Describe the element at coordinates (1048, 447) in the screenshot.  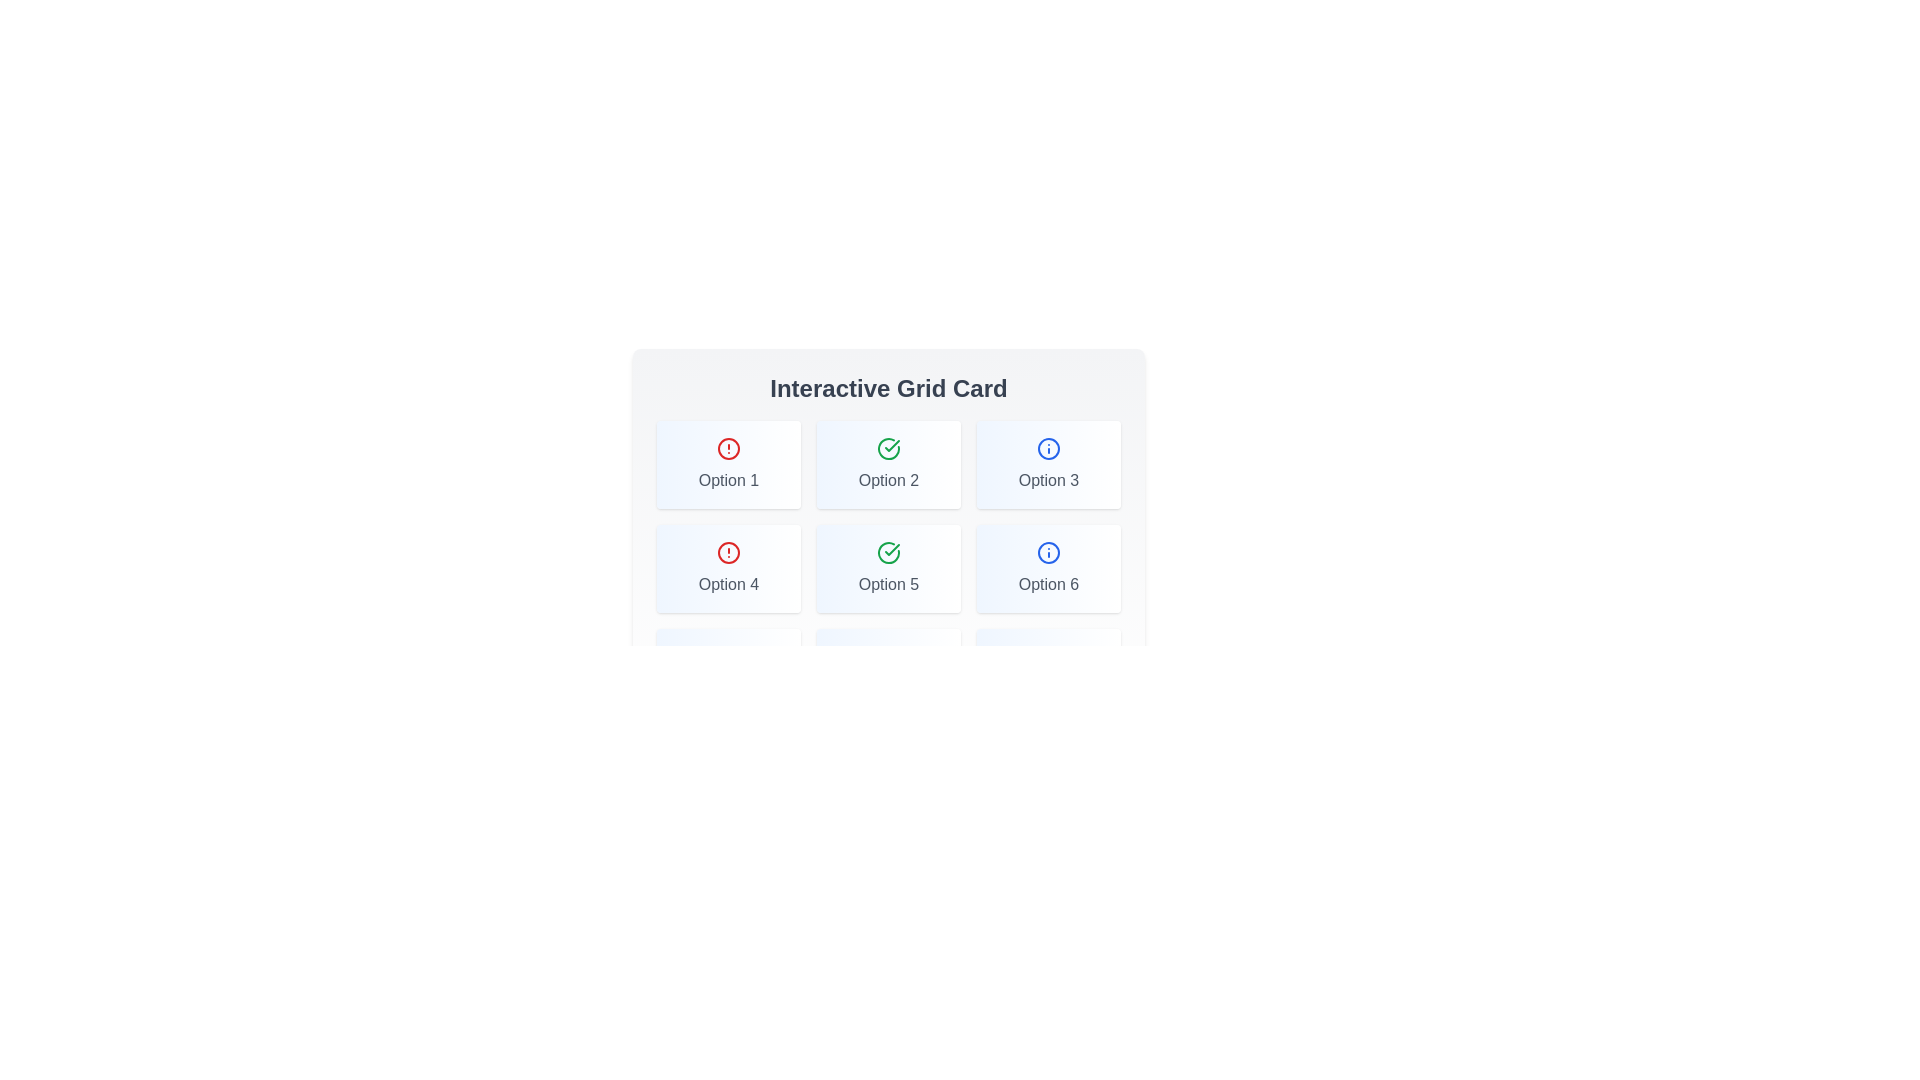
I see `the blue-stroked circular SVG element labeled as 'Option 6' located in the bottom-right corner of the interactive grid card` at that location.